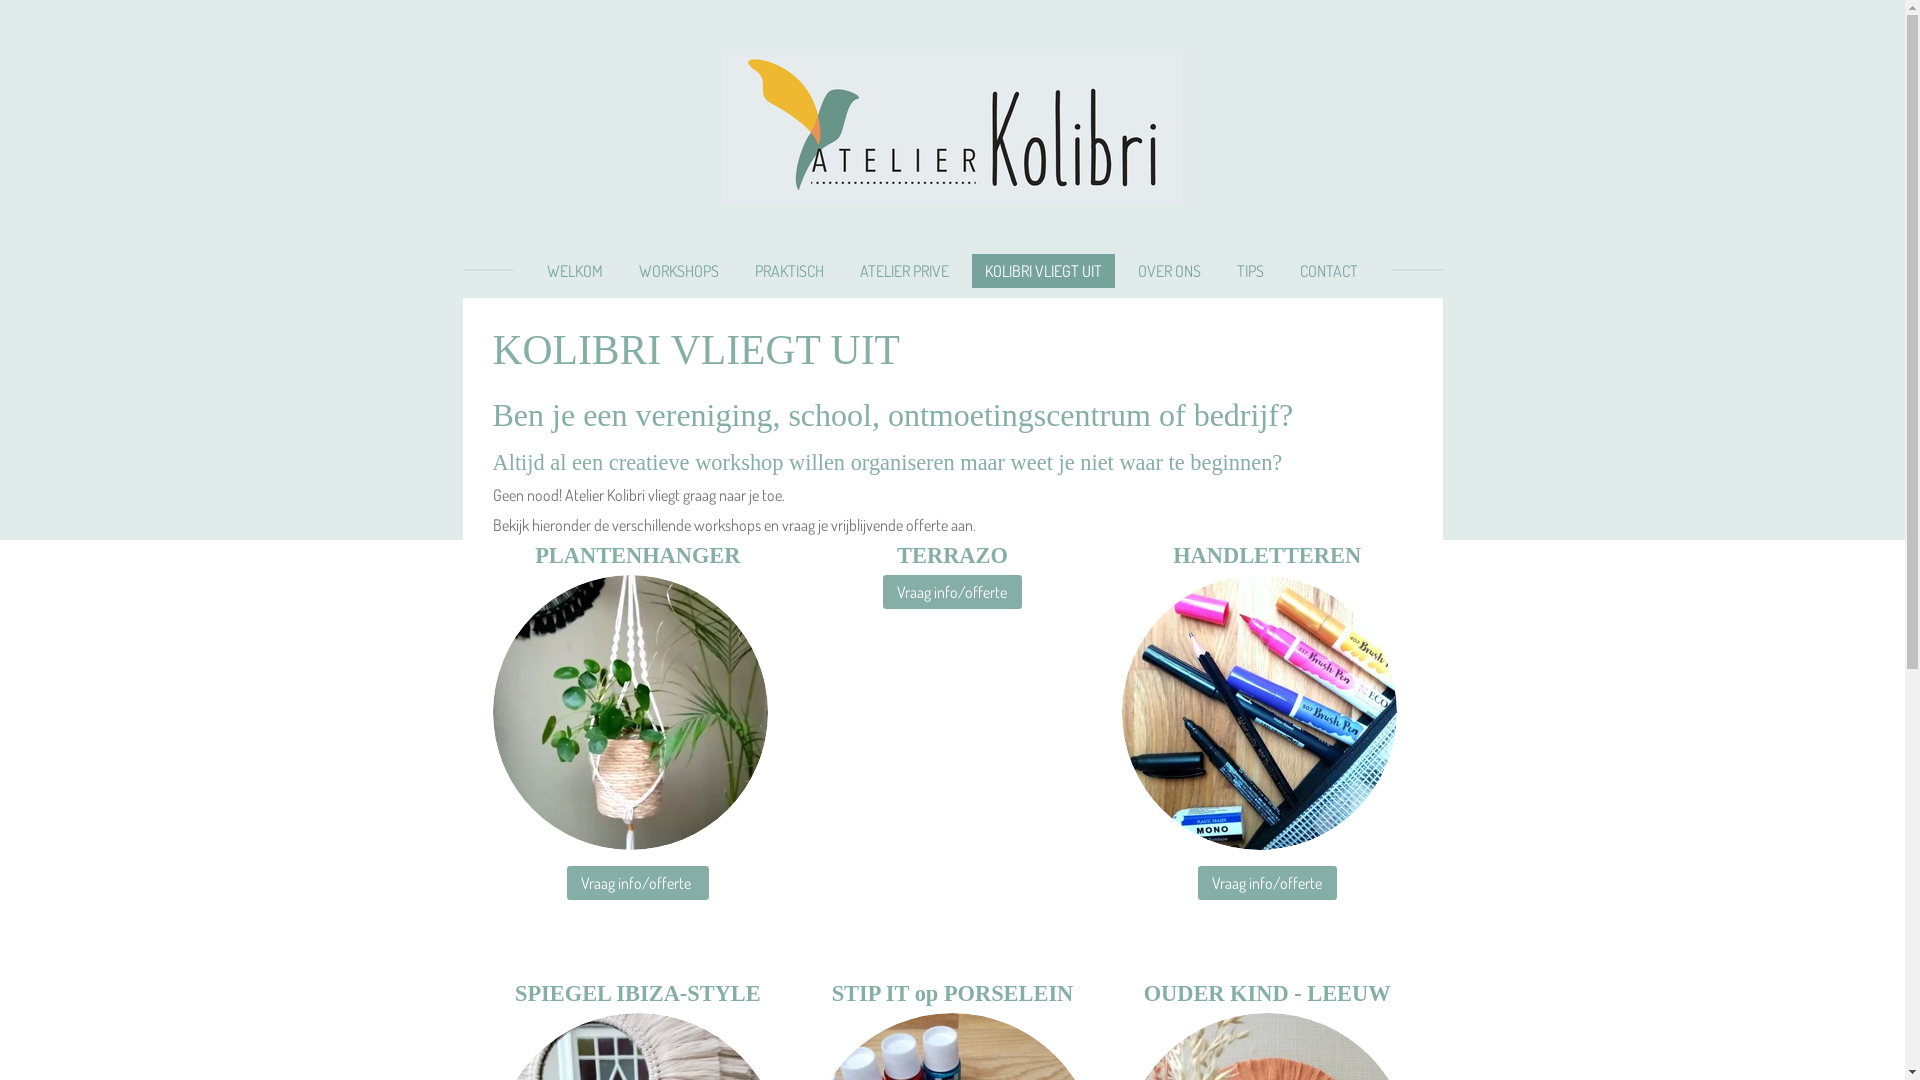 The image size is (1920, 1080). Describe the element at coordinates (1329, 270) in the screenshot. I see `'CONTACT'` at that location.